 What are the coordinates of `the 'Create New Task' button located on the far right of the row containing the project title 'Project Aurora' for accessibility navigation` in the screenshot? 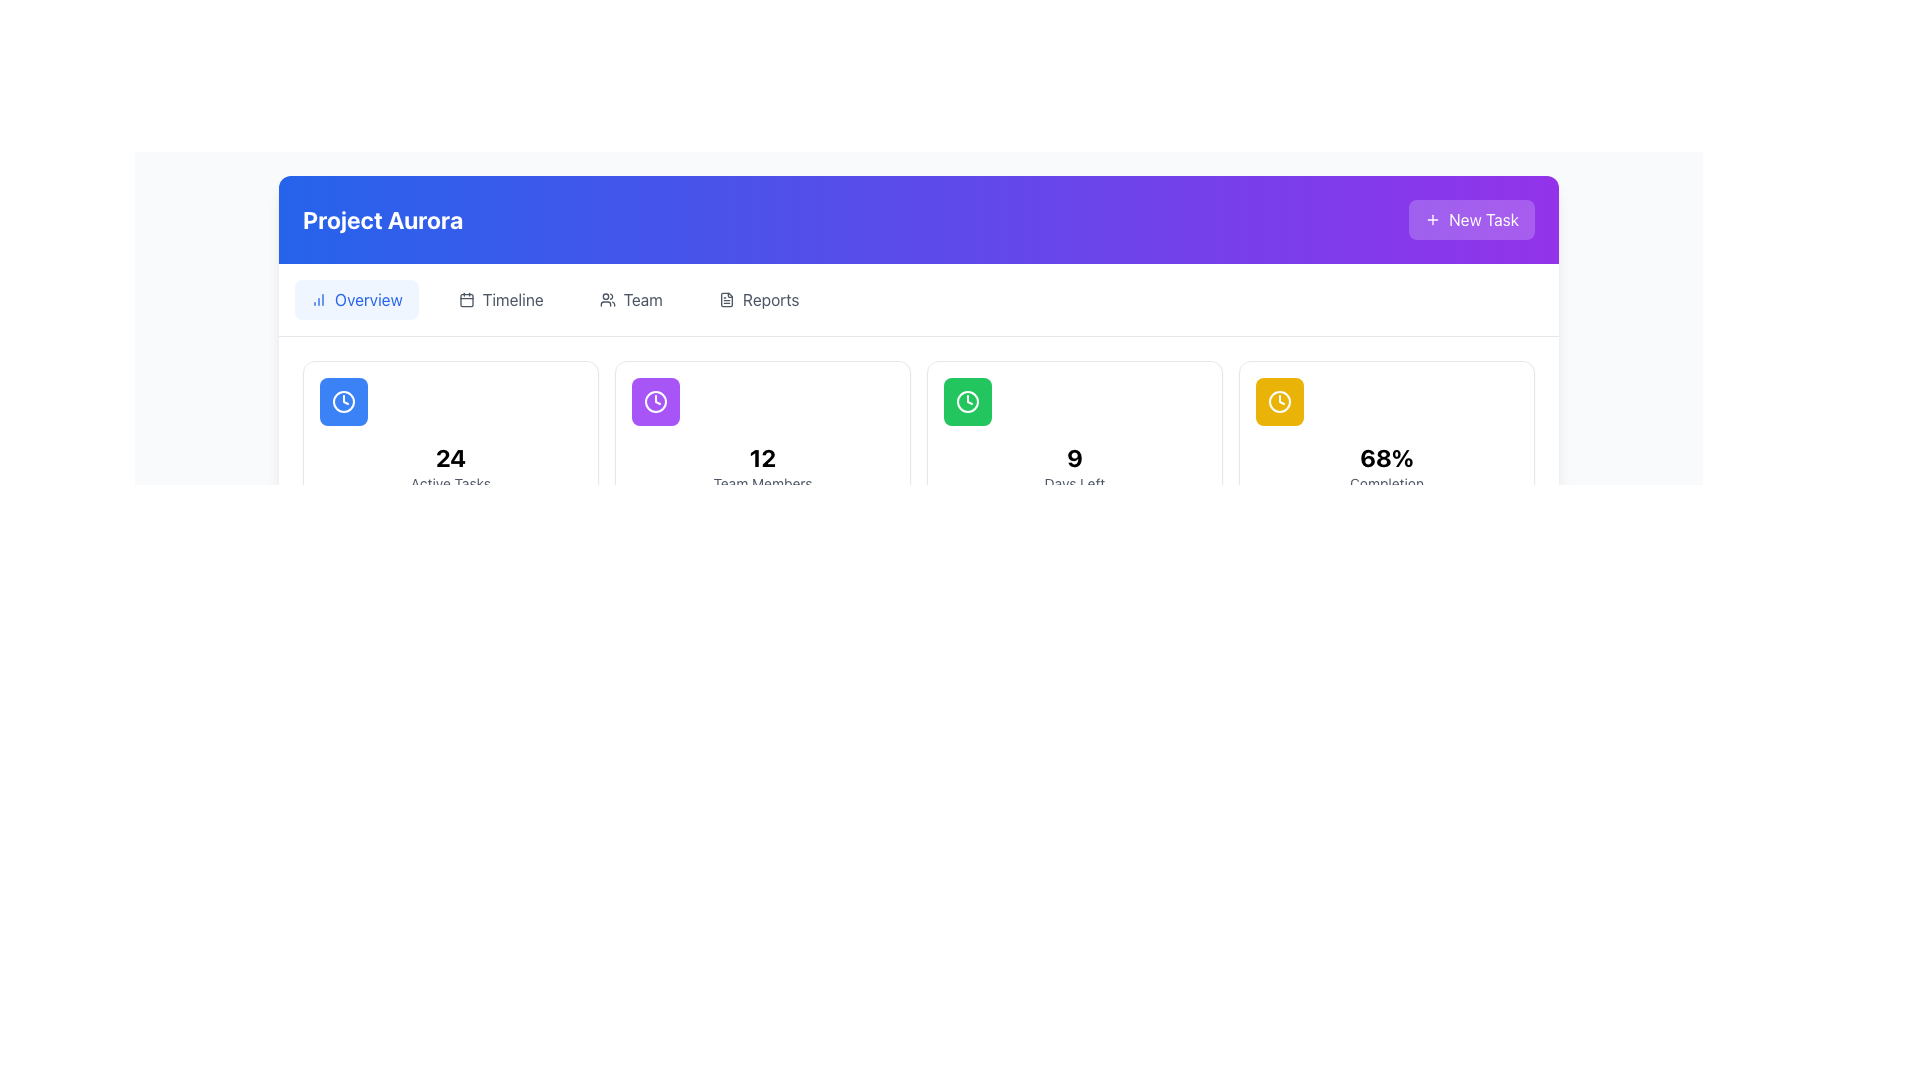 It's located at (1472, 219).